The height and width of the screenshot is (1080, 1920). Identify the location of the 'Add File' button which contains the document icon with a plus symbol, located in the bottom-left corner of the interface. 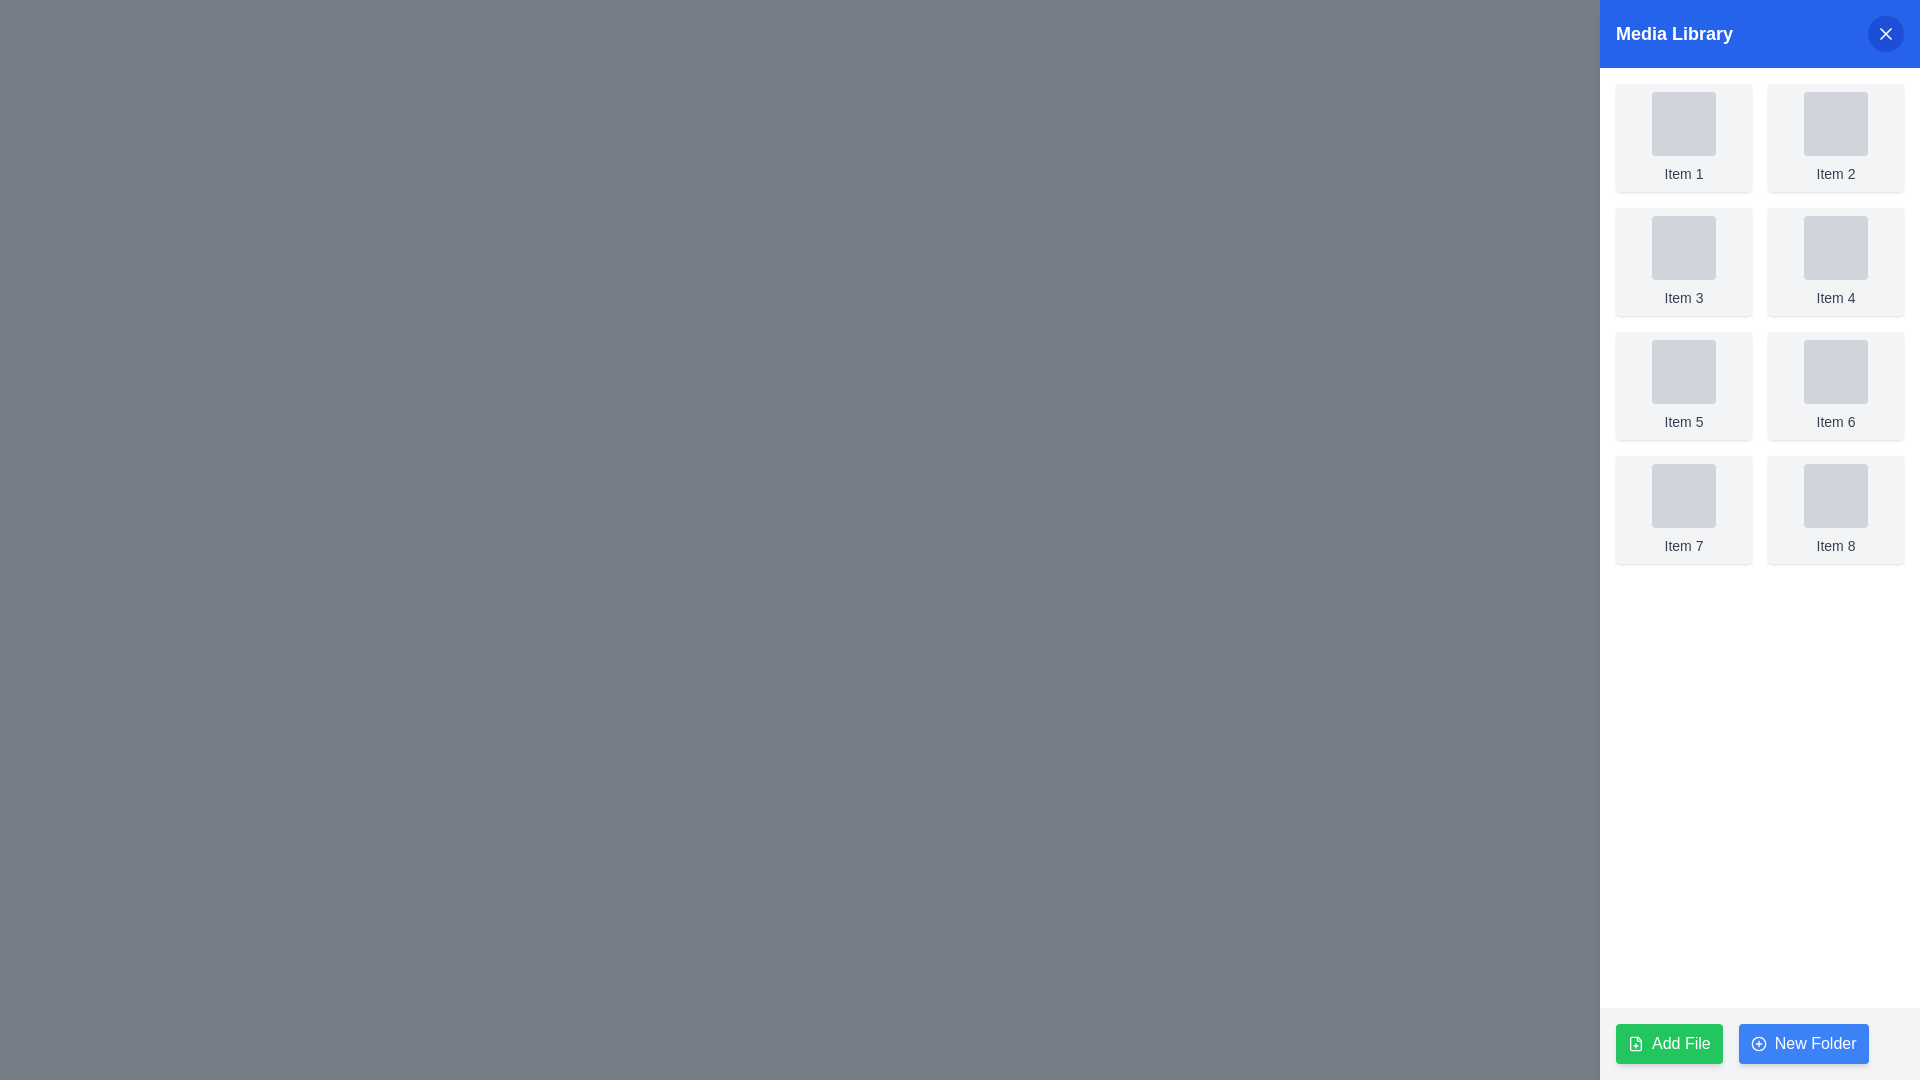
(1636, 1043).